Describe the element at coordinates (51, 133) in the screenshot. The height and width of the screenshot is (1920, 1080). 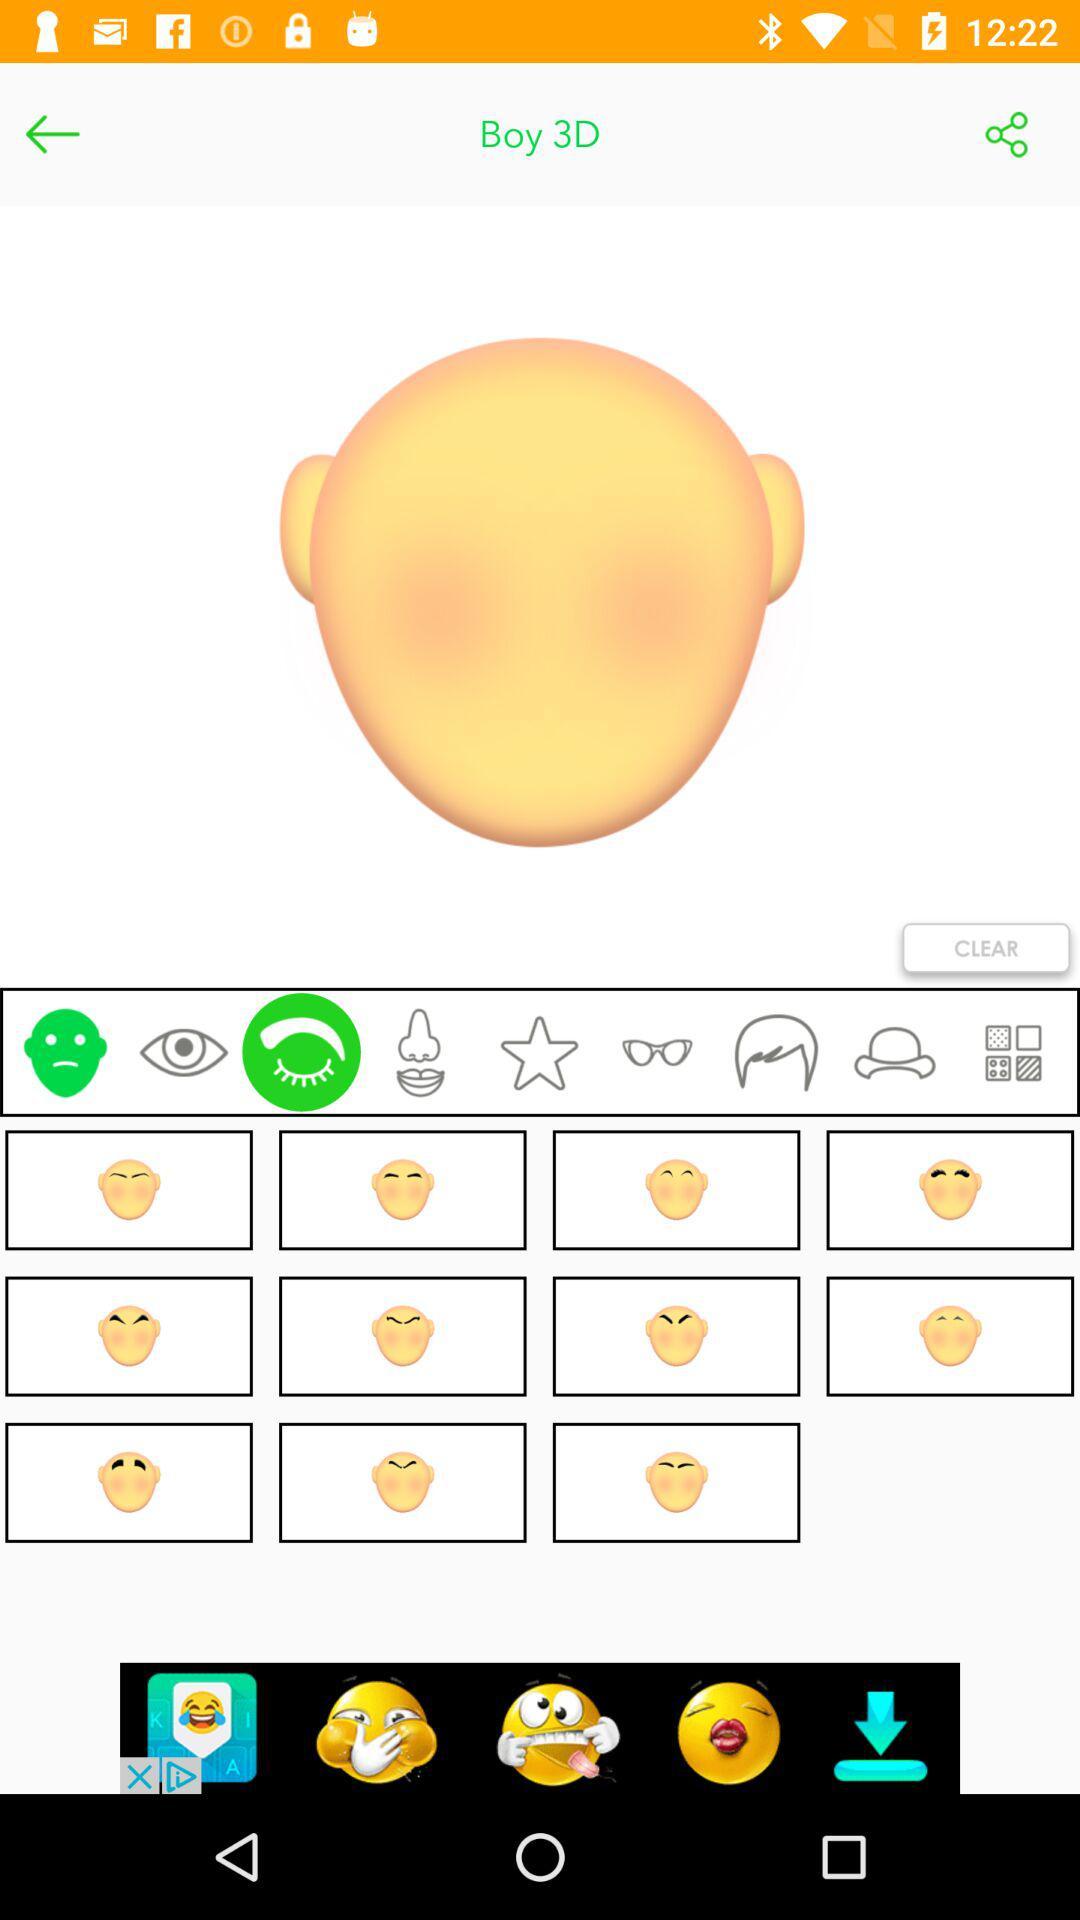
I see `go back` at that location.